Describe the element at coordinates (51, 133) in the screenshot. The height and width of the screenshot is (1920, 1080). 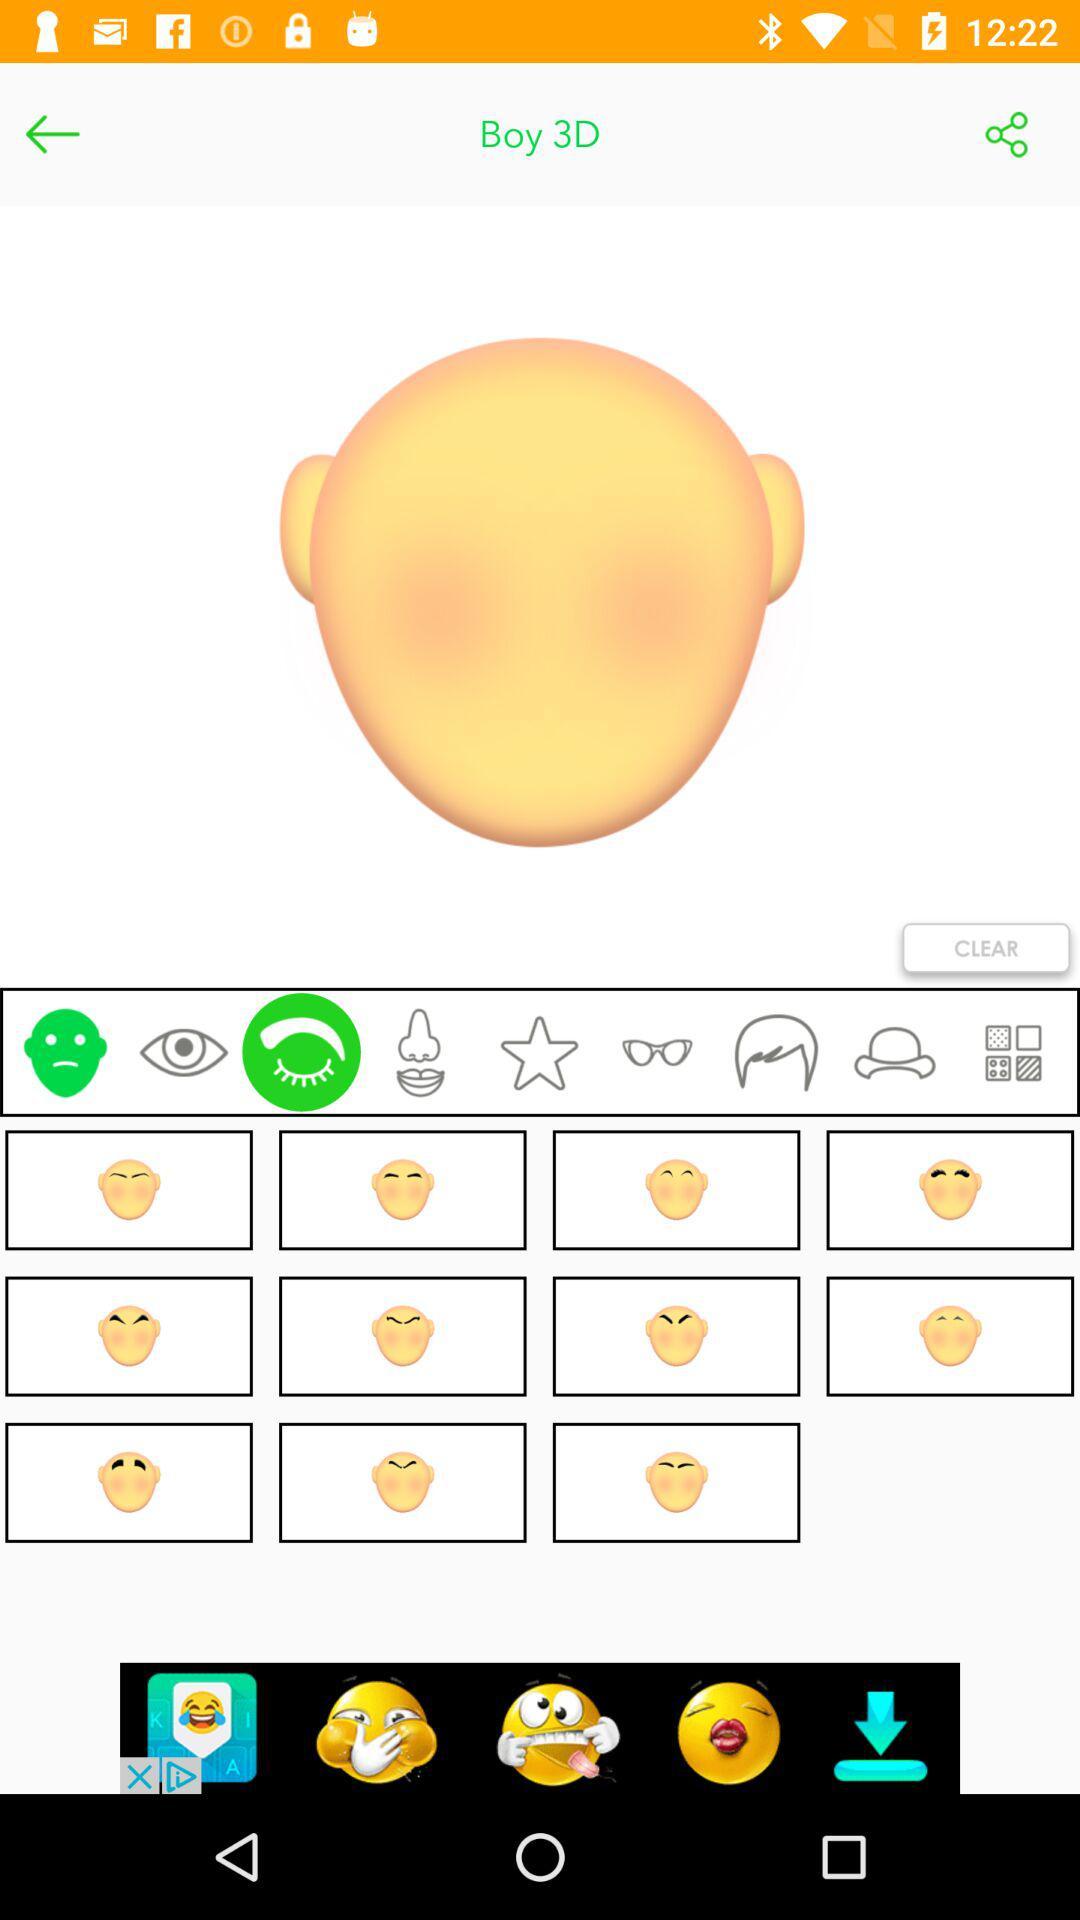
I see `go back` at that location.